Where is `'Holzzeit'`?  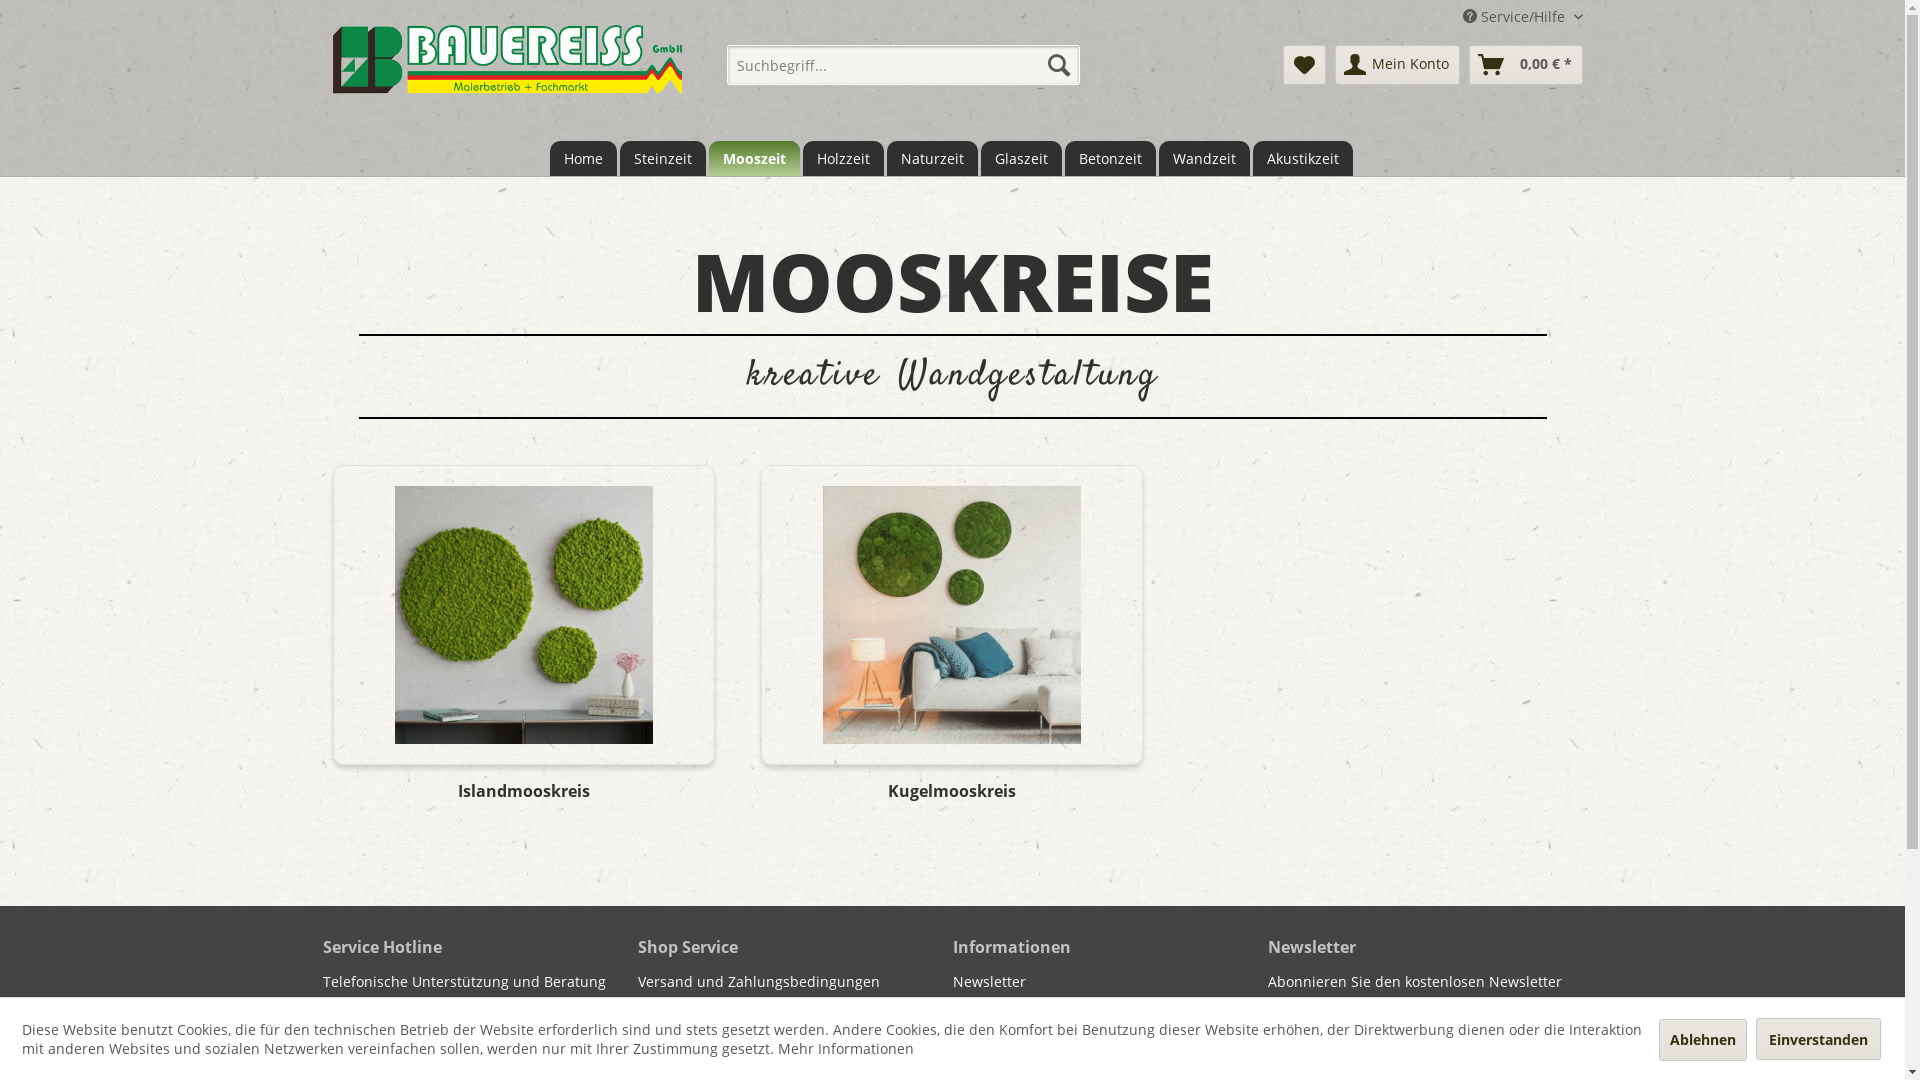 'Holzzeit' is located at coordinates (842, 157).